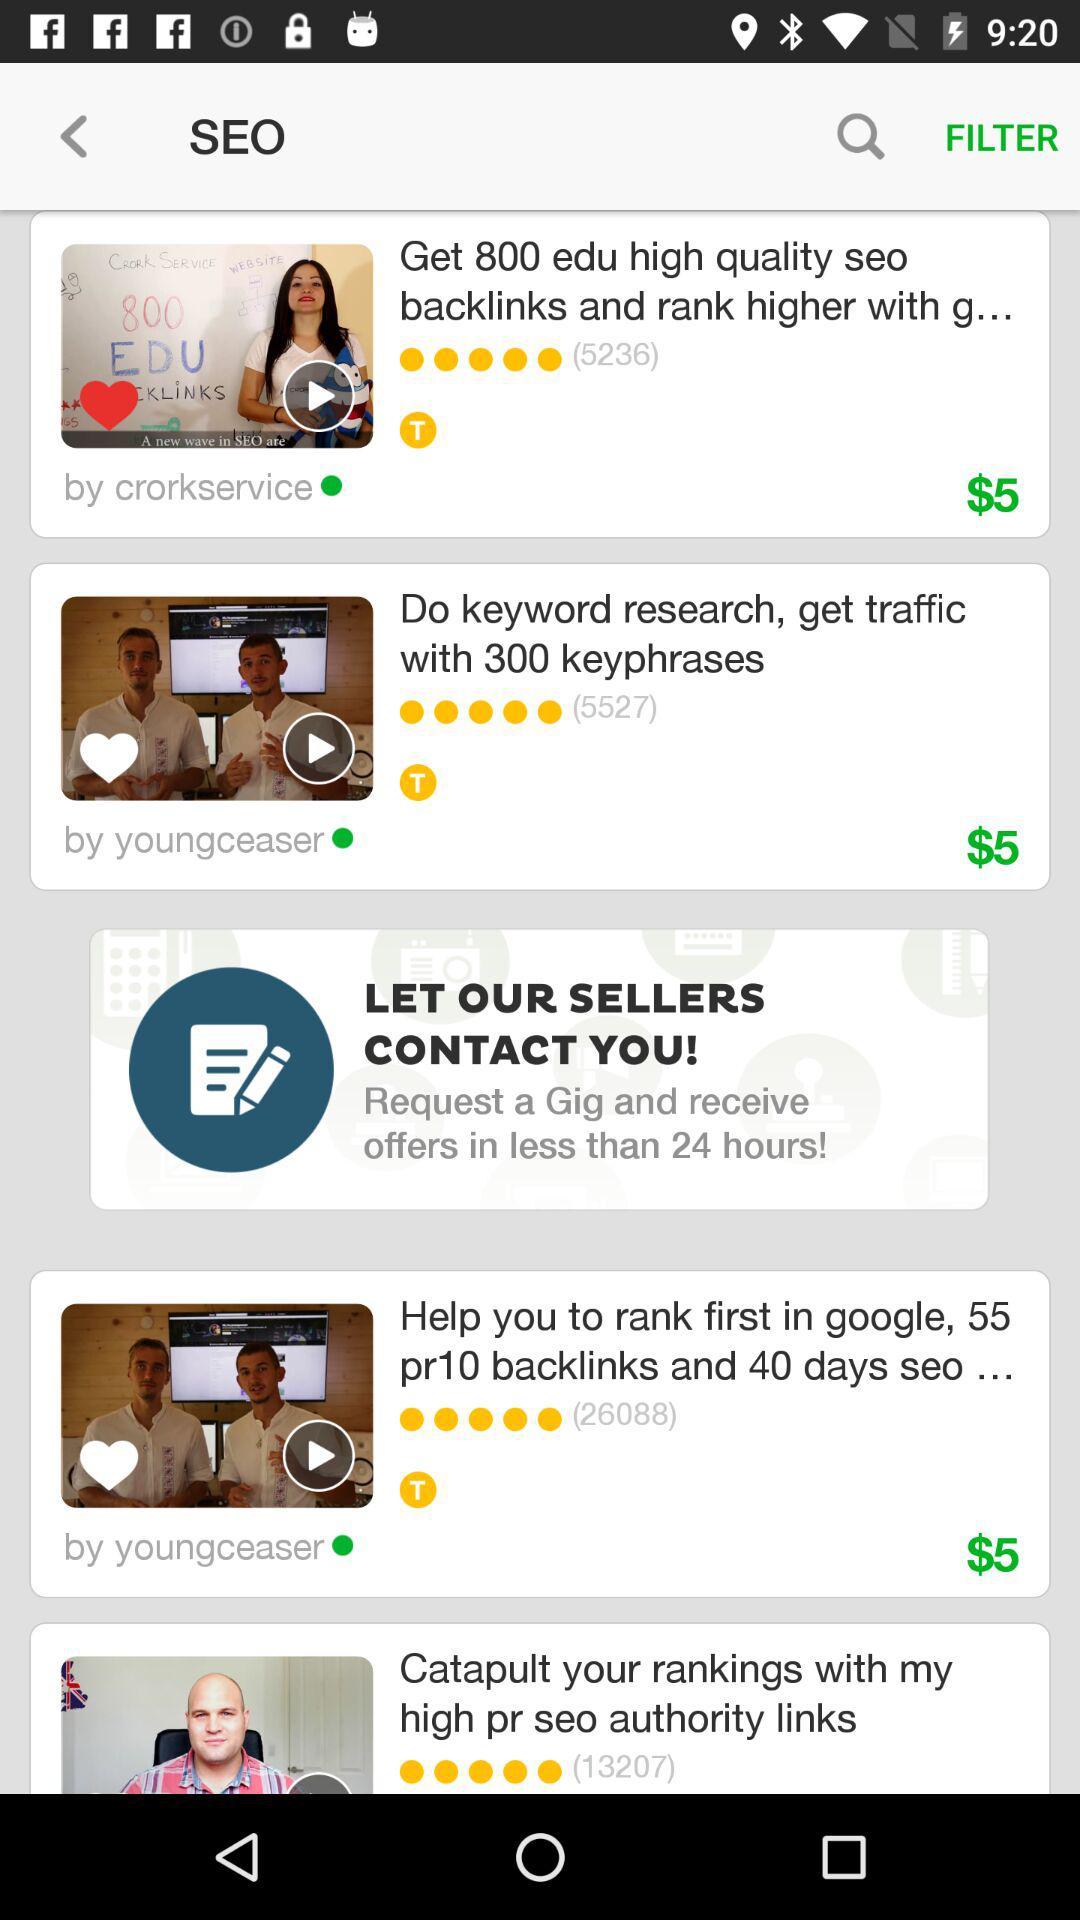 The width and height of the screenshot is (1080, 1920). I want to click on the (13207) icon, so click(764, 1765).